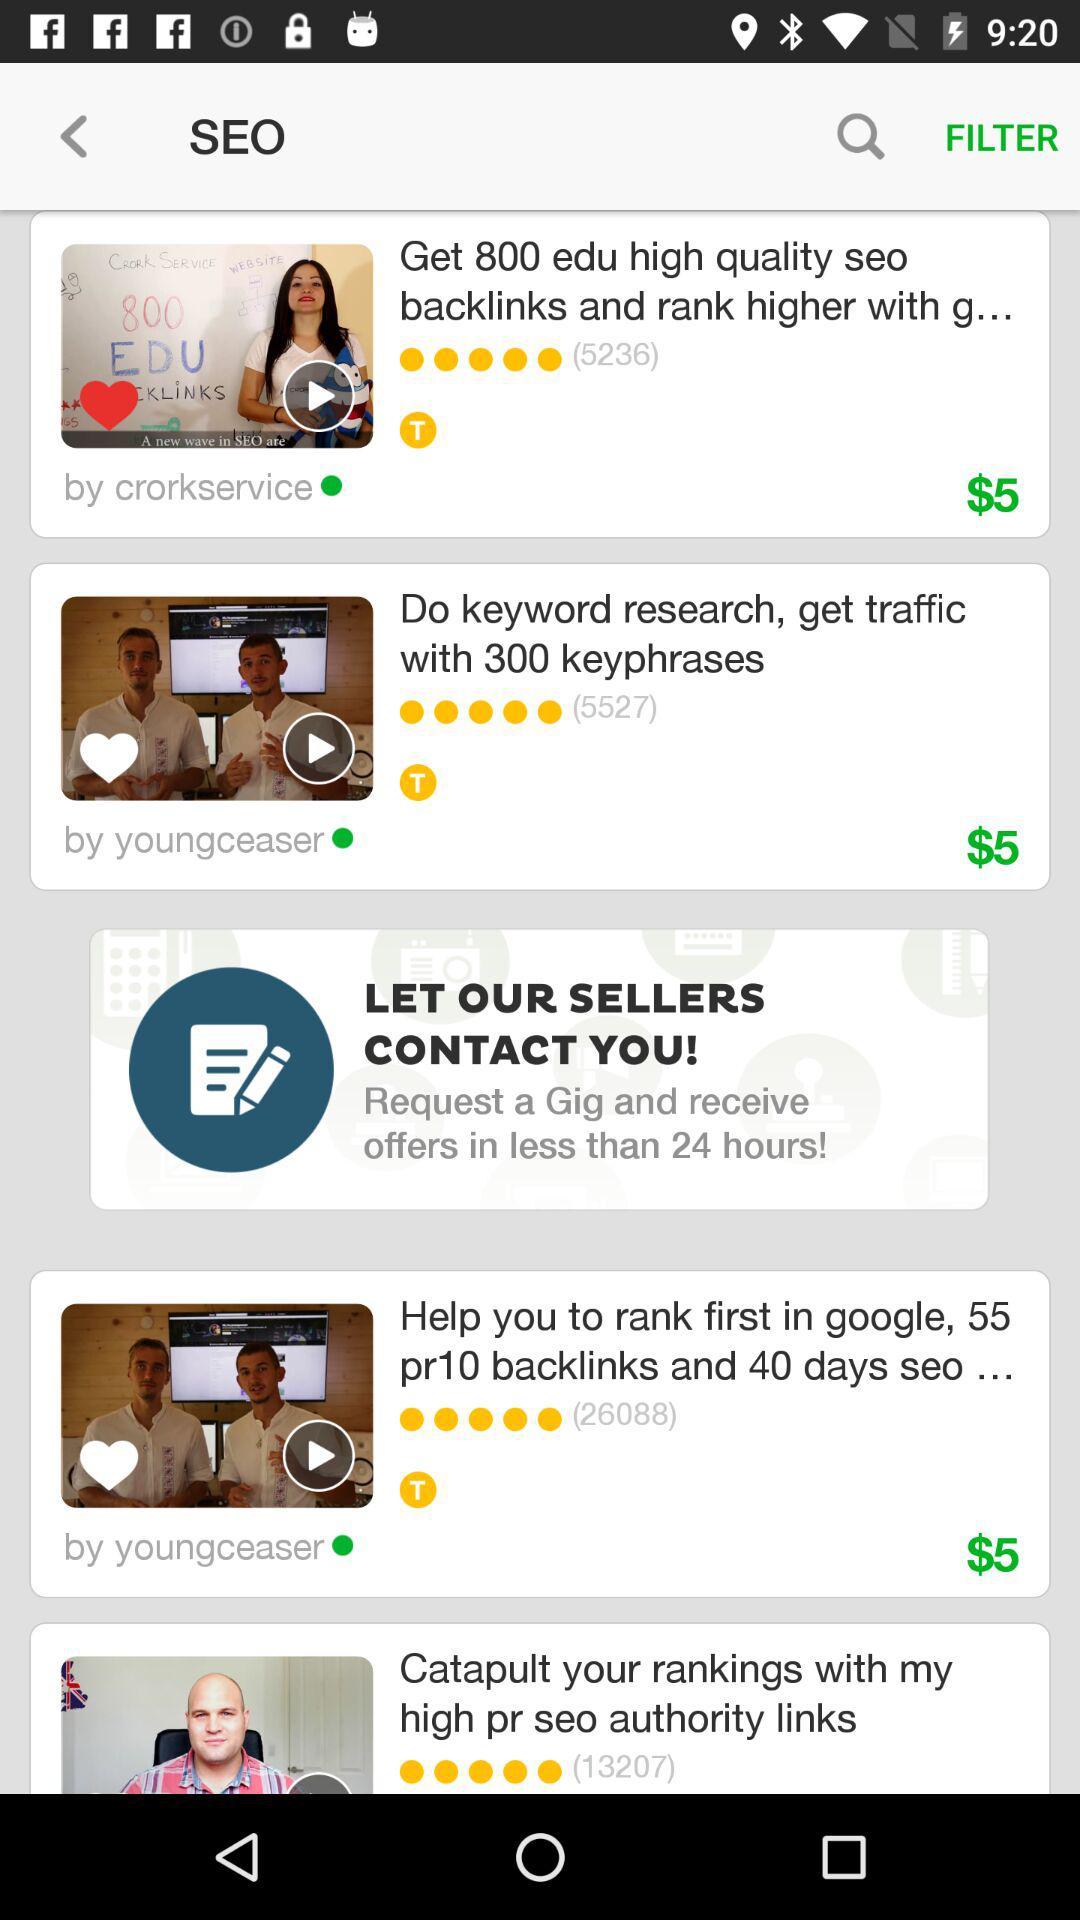 The width and height of the screenshot is (1080, 1920). I want to click on the (13207) icon, so click(764, 1765).